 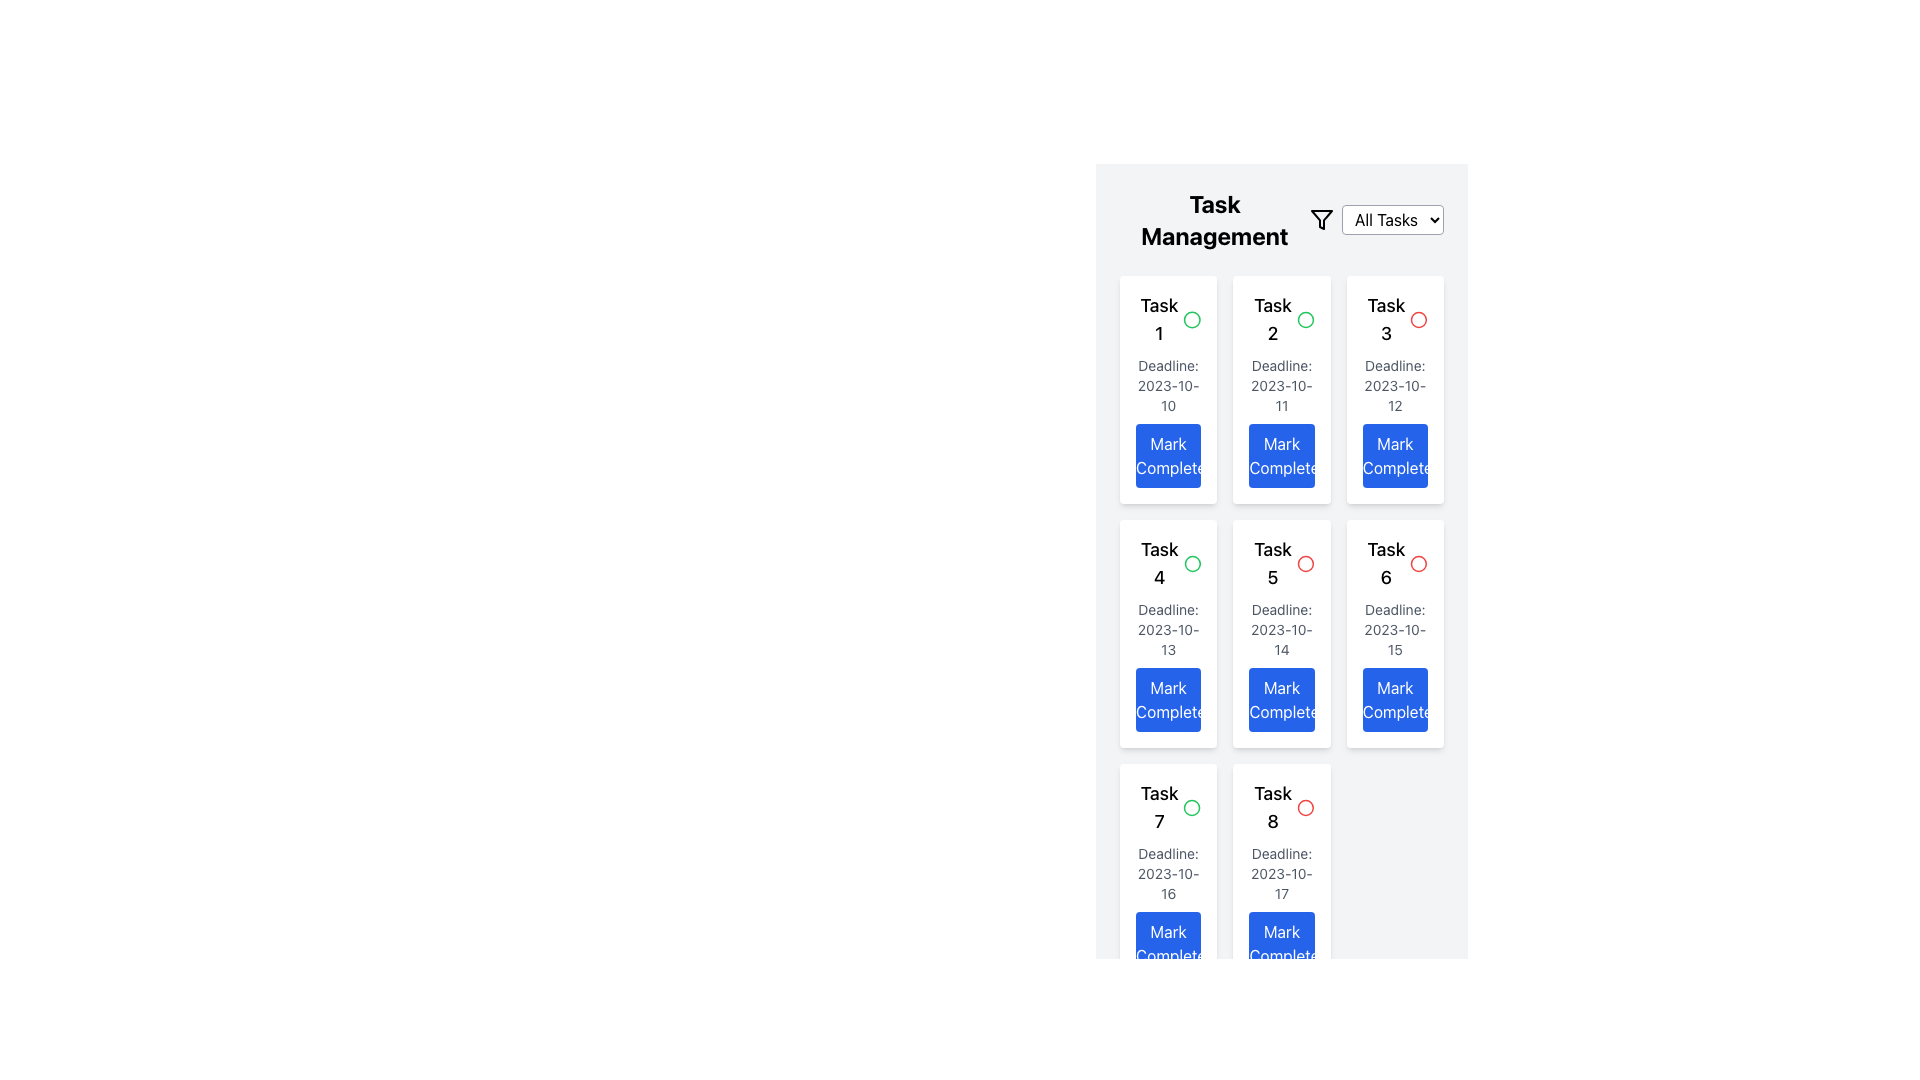 I want to click on informational label displaying the text 'Deadline: 2023-10-16' located centrally within the card for 'Task 7', so click(x=1168, y=873).